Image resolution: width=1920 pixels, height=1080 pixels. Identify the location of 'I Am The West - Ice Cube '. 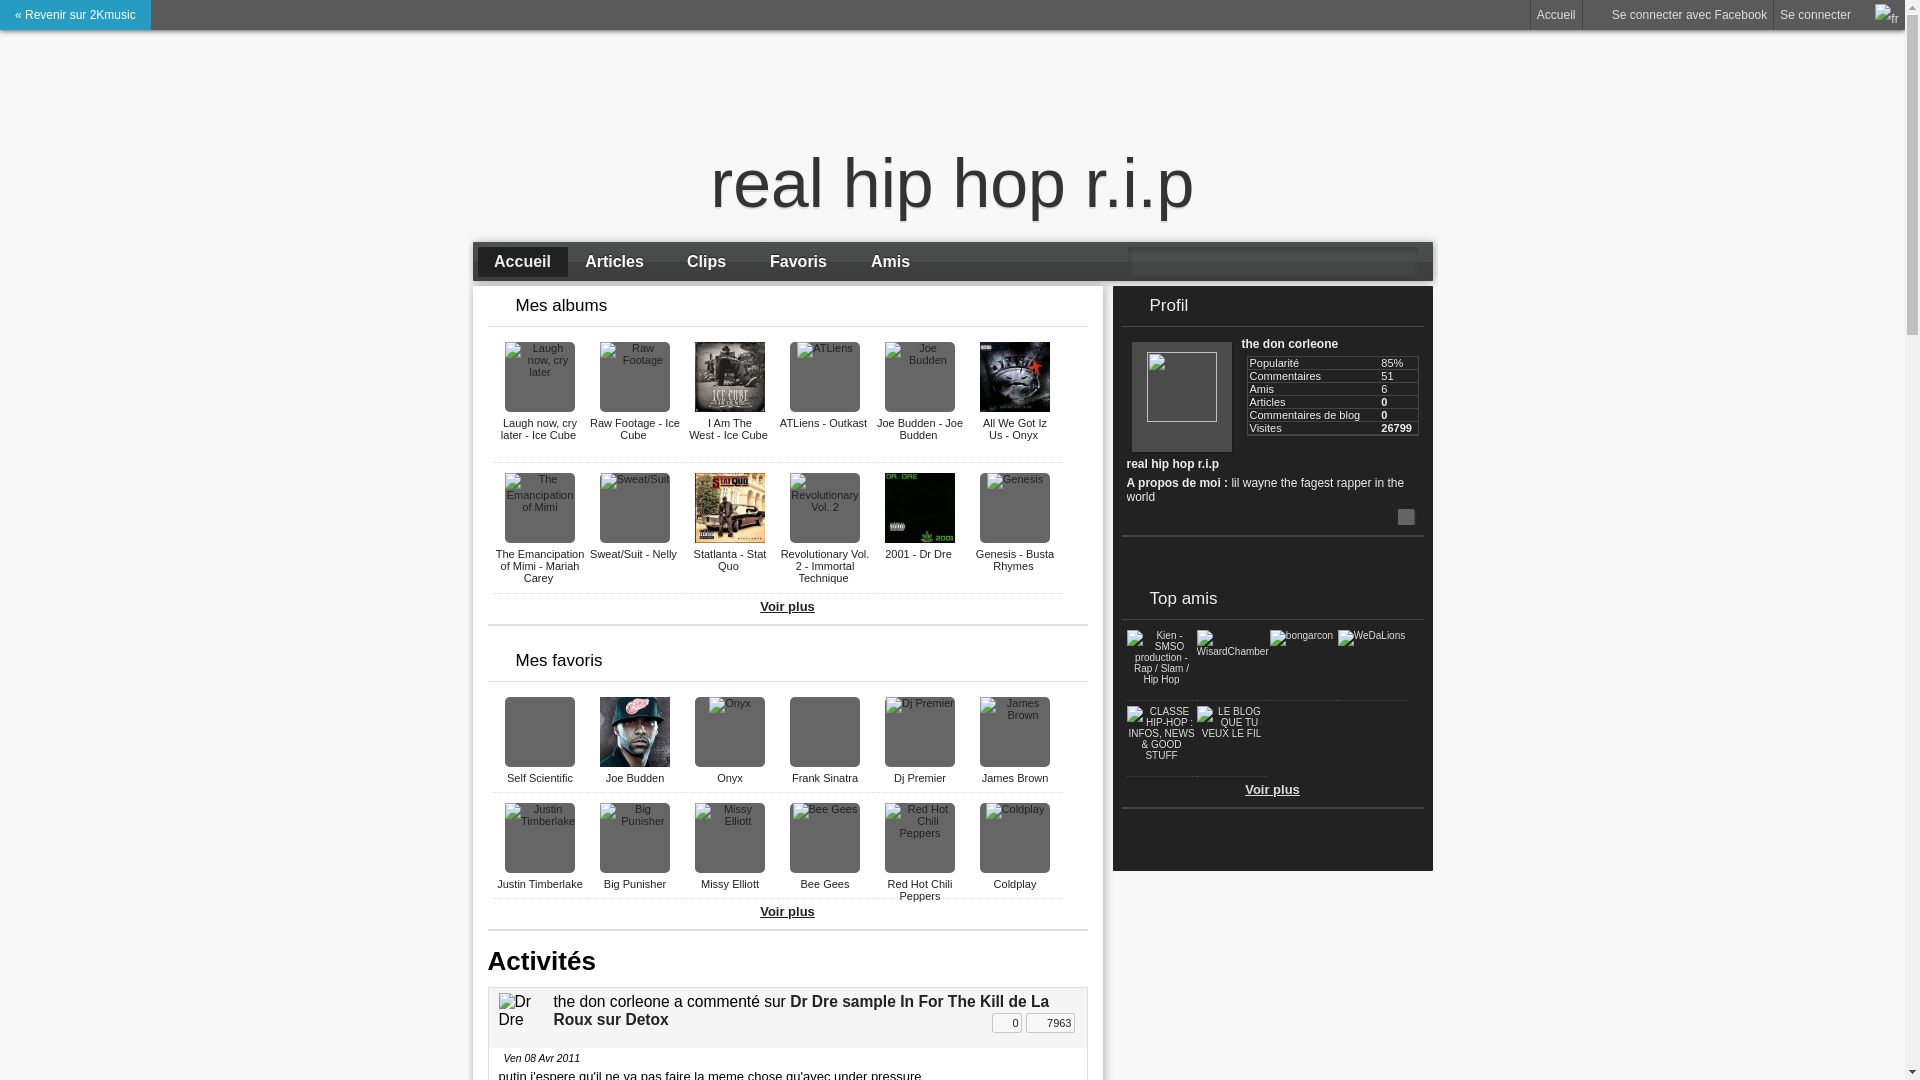
(728, 427).